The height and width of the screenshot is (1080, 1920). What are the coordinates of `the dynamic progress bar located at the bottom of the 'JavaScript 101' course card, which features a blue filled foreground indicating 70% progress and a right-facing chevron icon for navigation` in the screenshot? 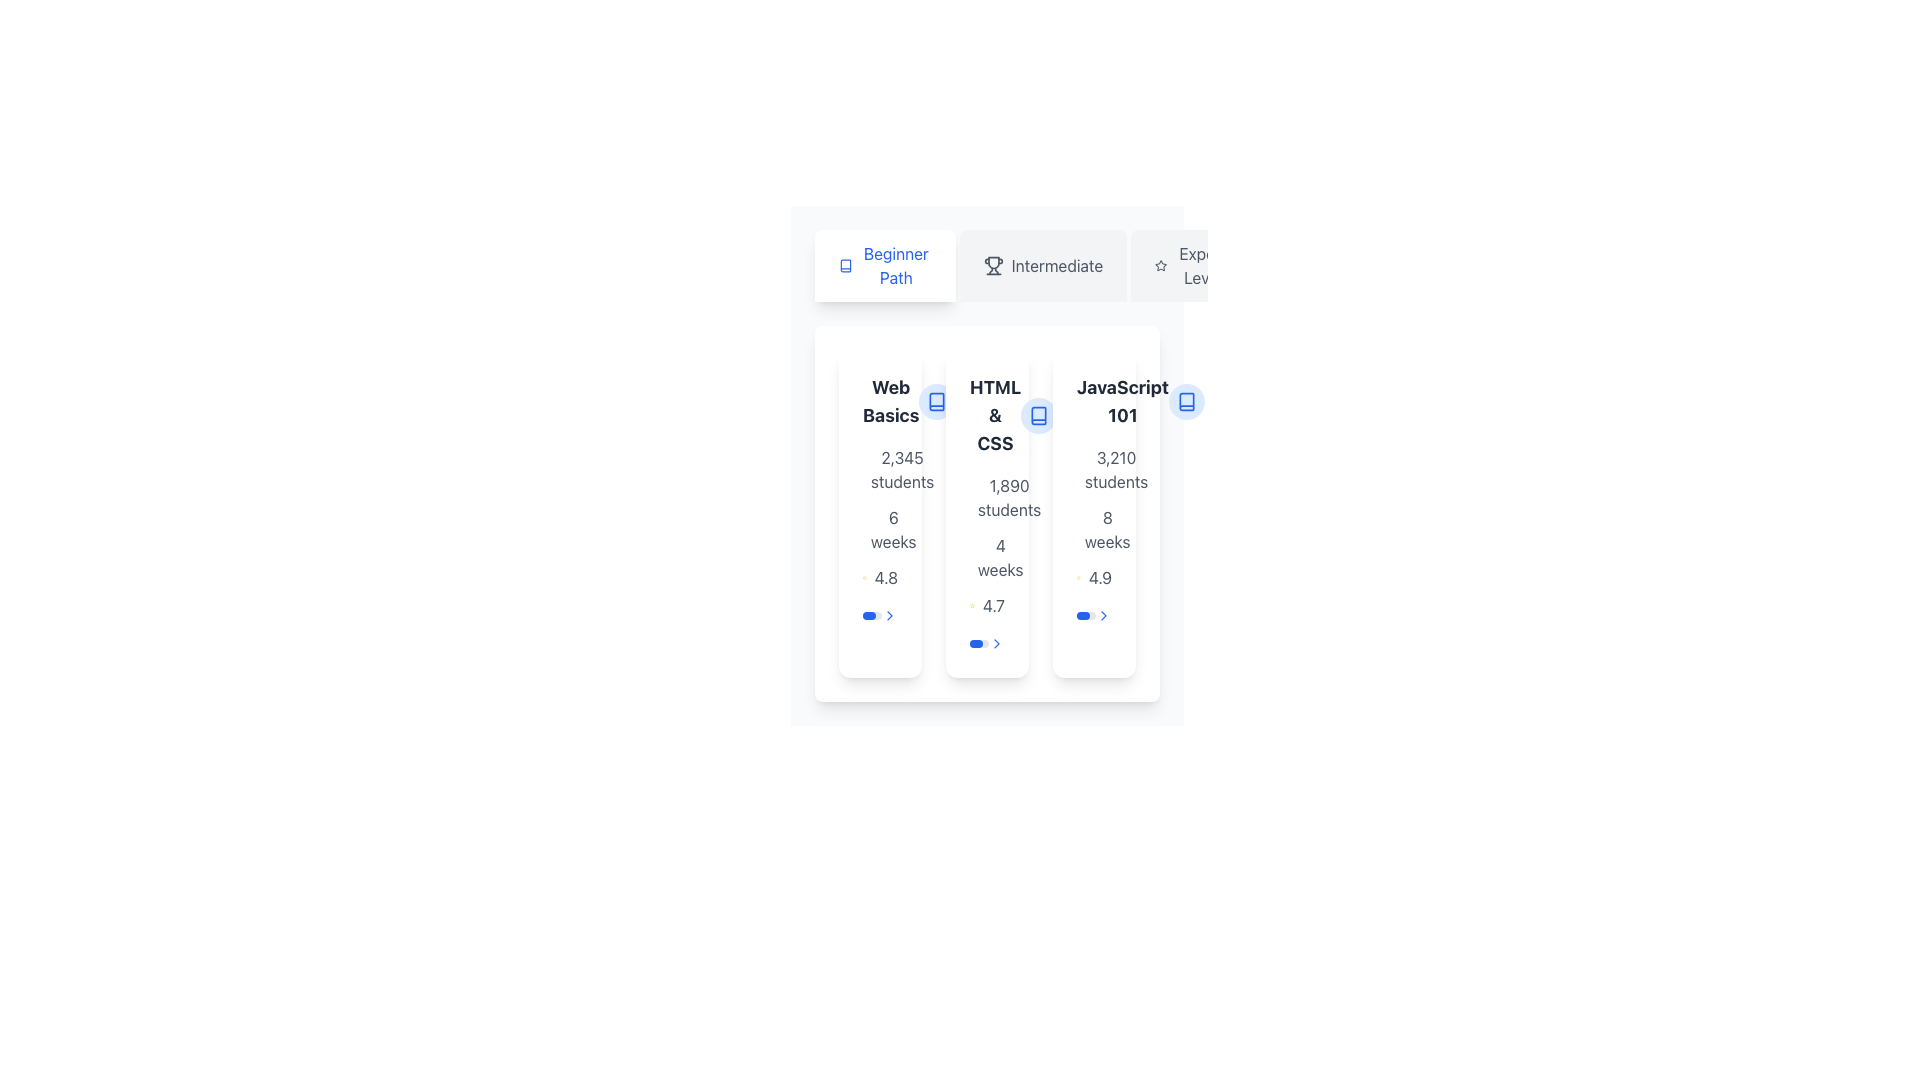 It's located at (1093, 615).